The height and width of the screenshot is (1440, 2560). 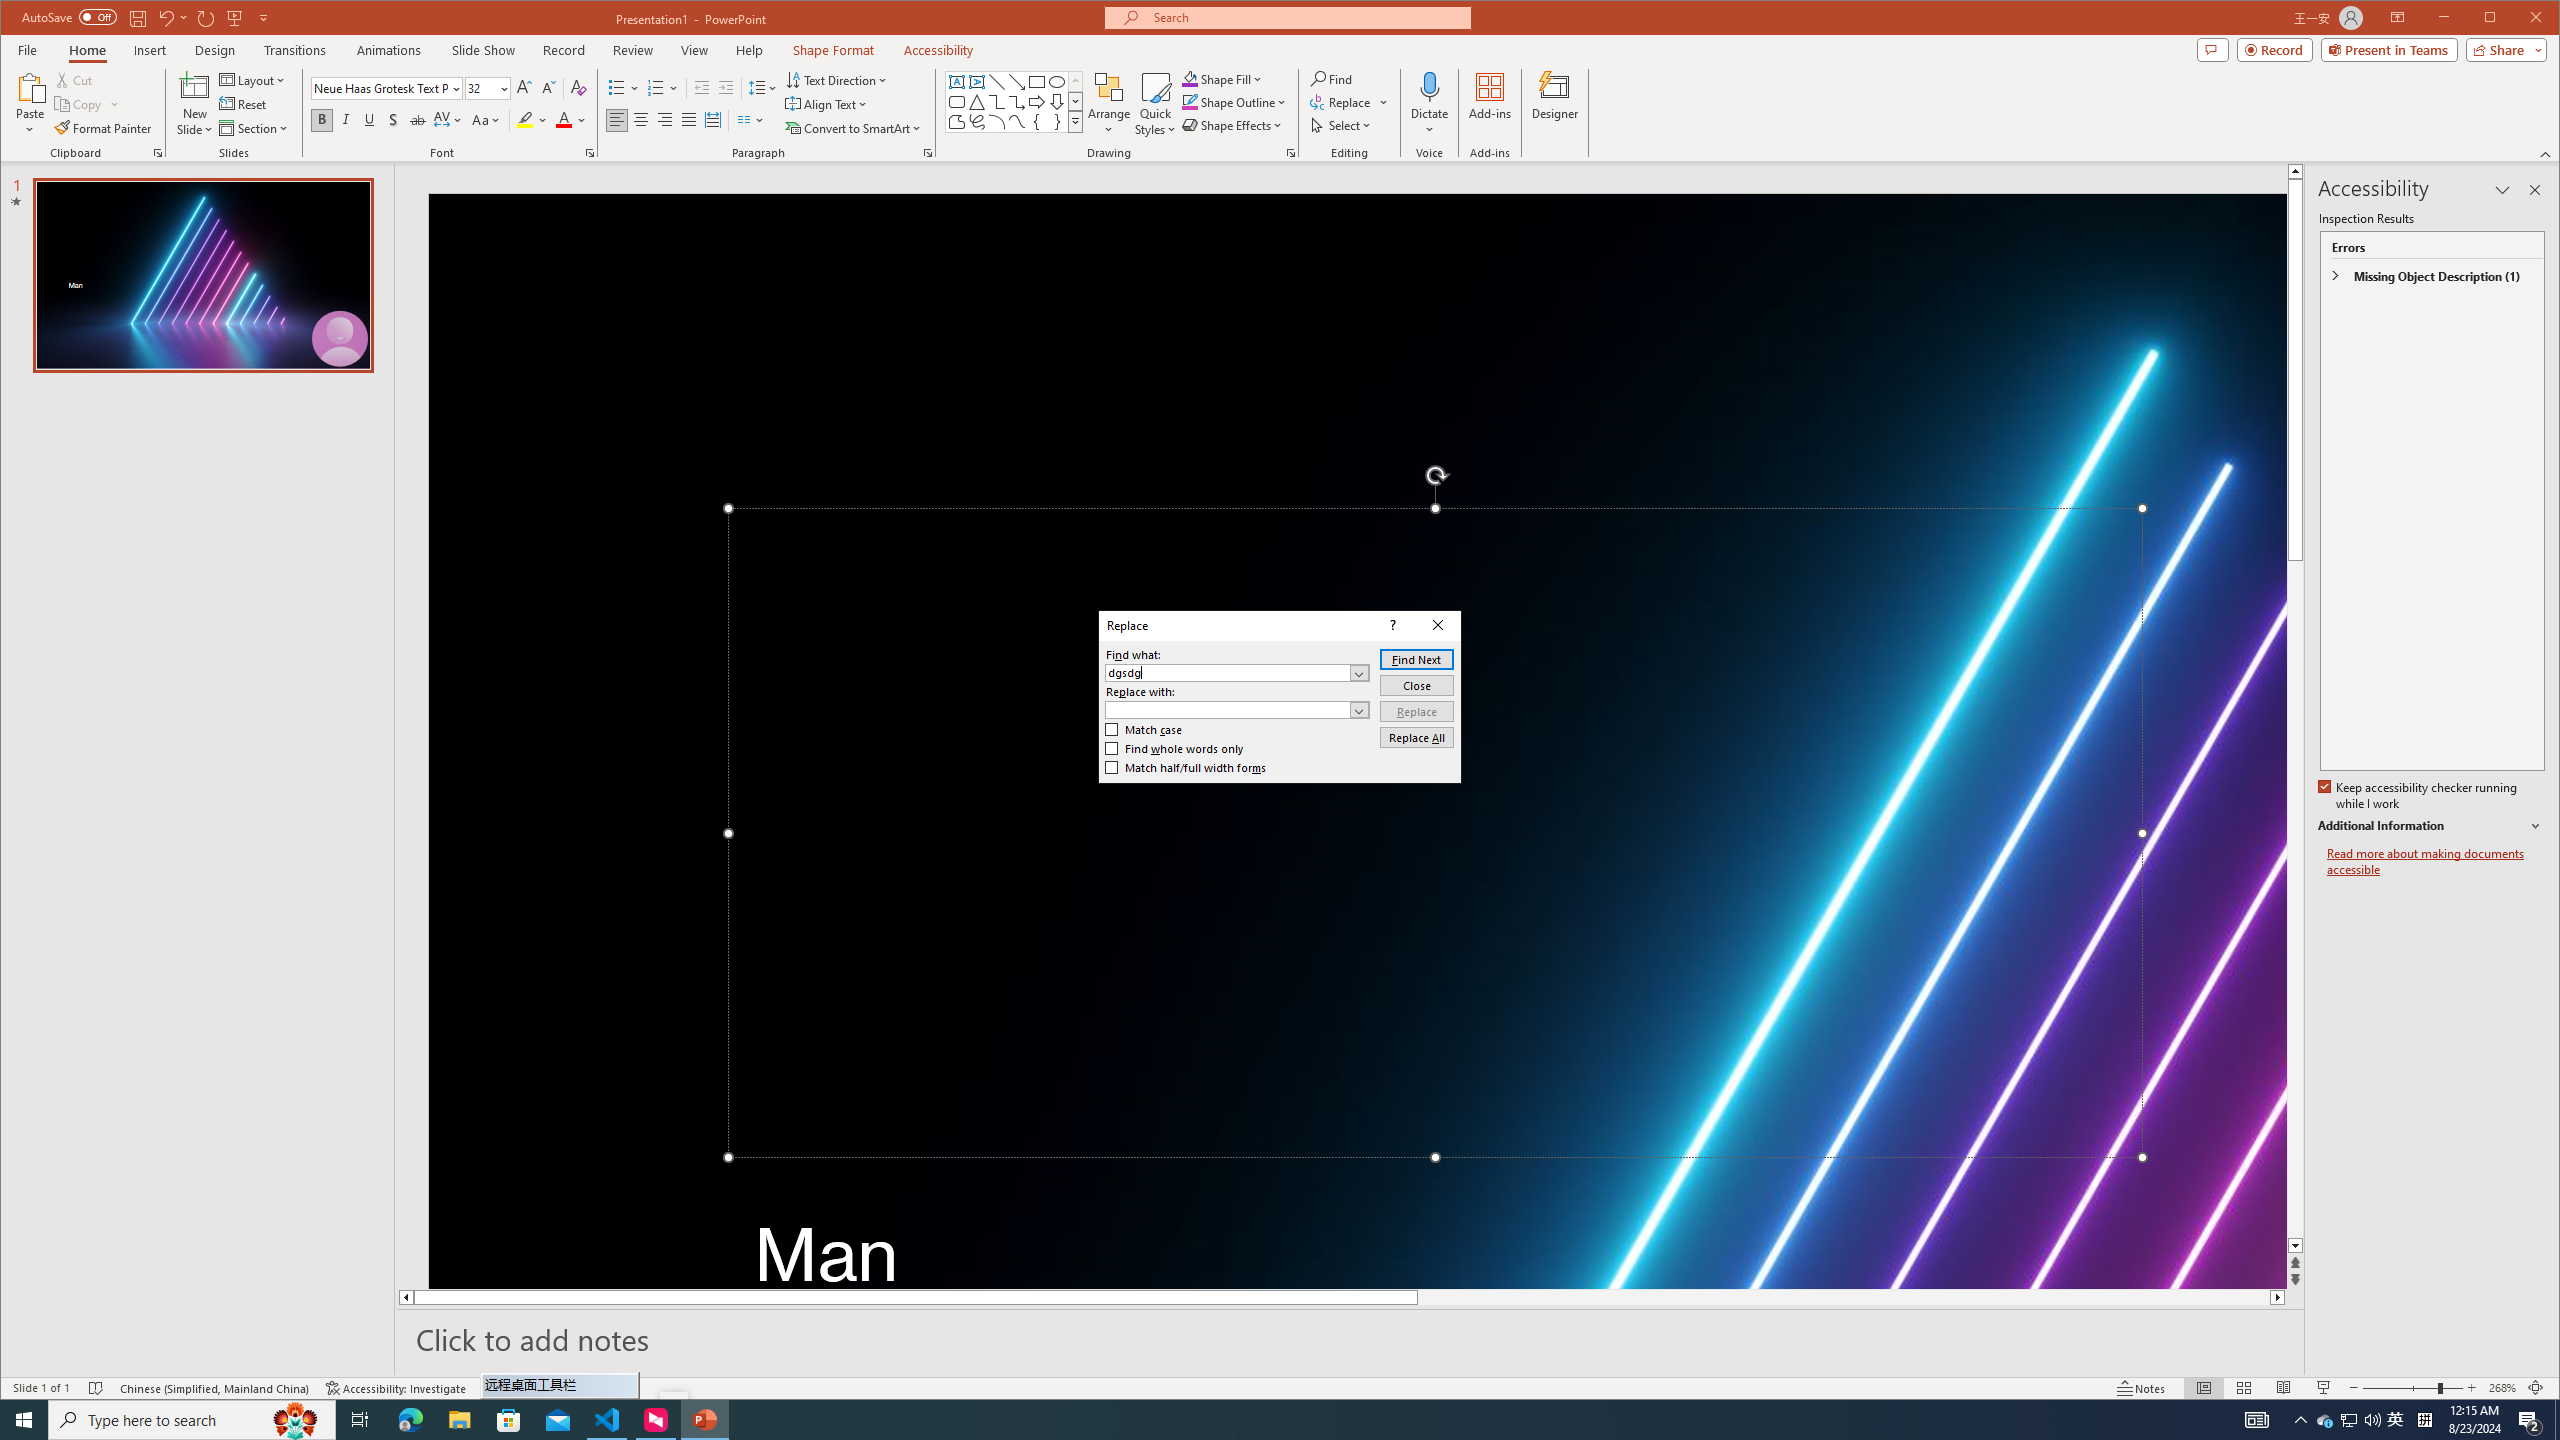 What do you see at coordinates (1415, 658) in the screenshot?
I see `'Find Next'` at bounding box center [1415, 658].